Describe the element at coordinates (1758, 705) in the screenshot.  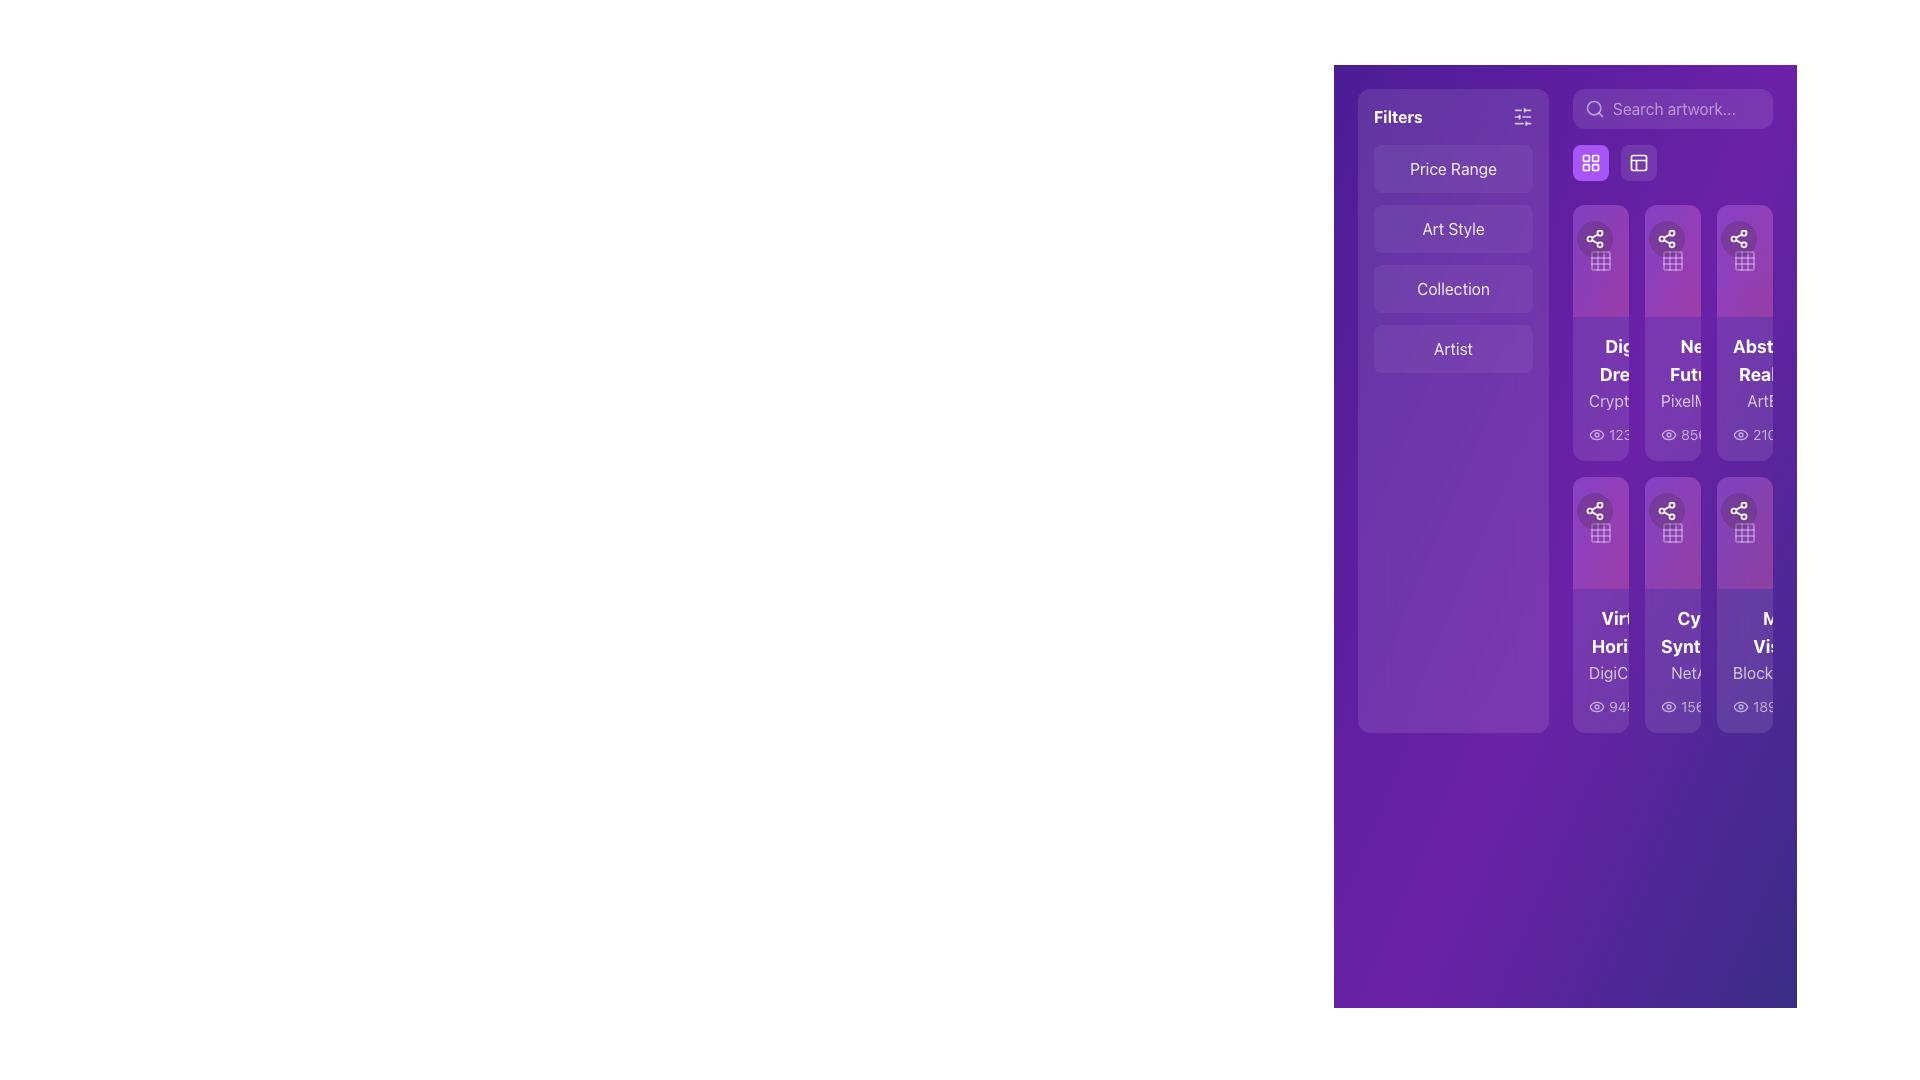
I see `displayed text showing the quantitative measure represented by the text and visibility icon in the rightmost column of the grid, located between the eye icon and the text '145' with a heart icon` at that location.